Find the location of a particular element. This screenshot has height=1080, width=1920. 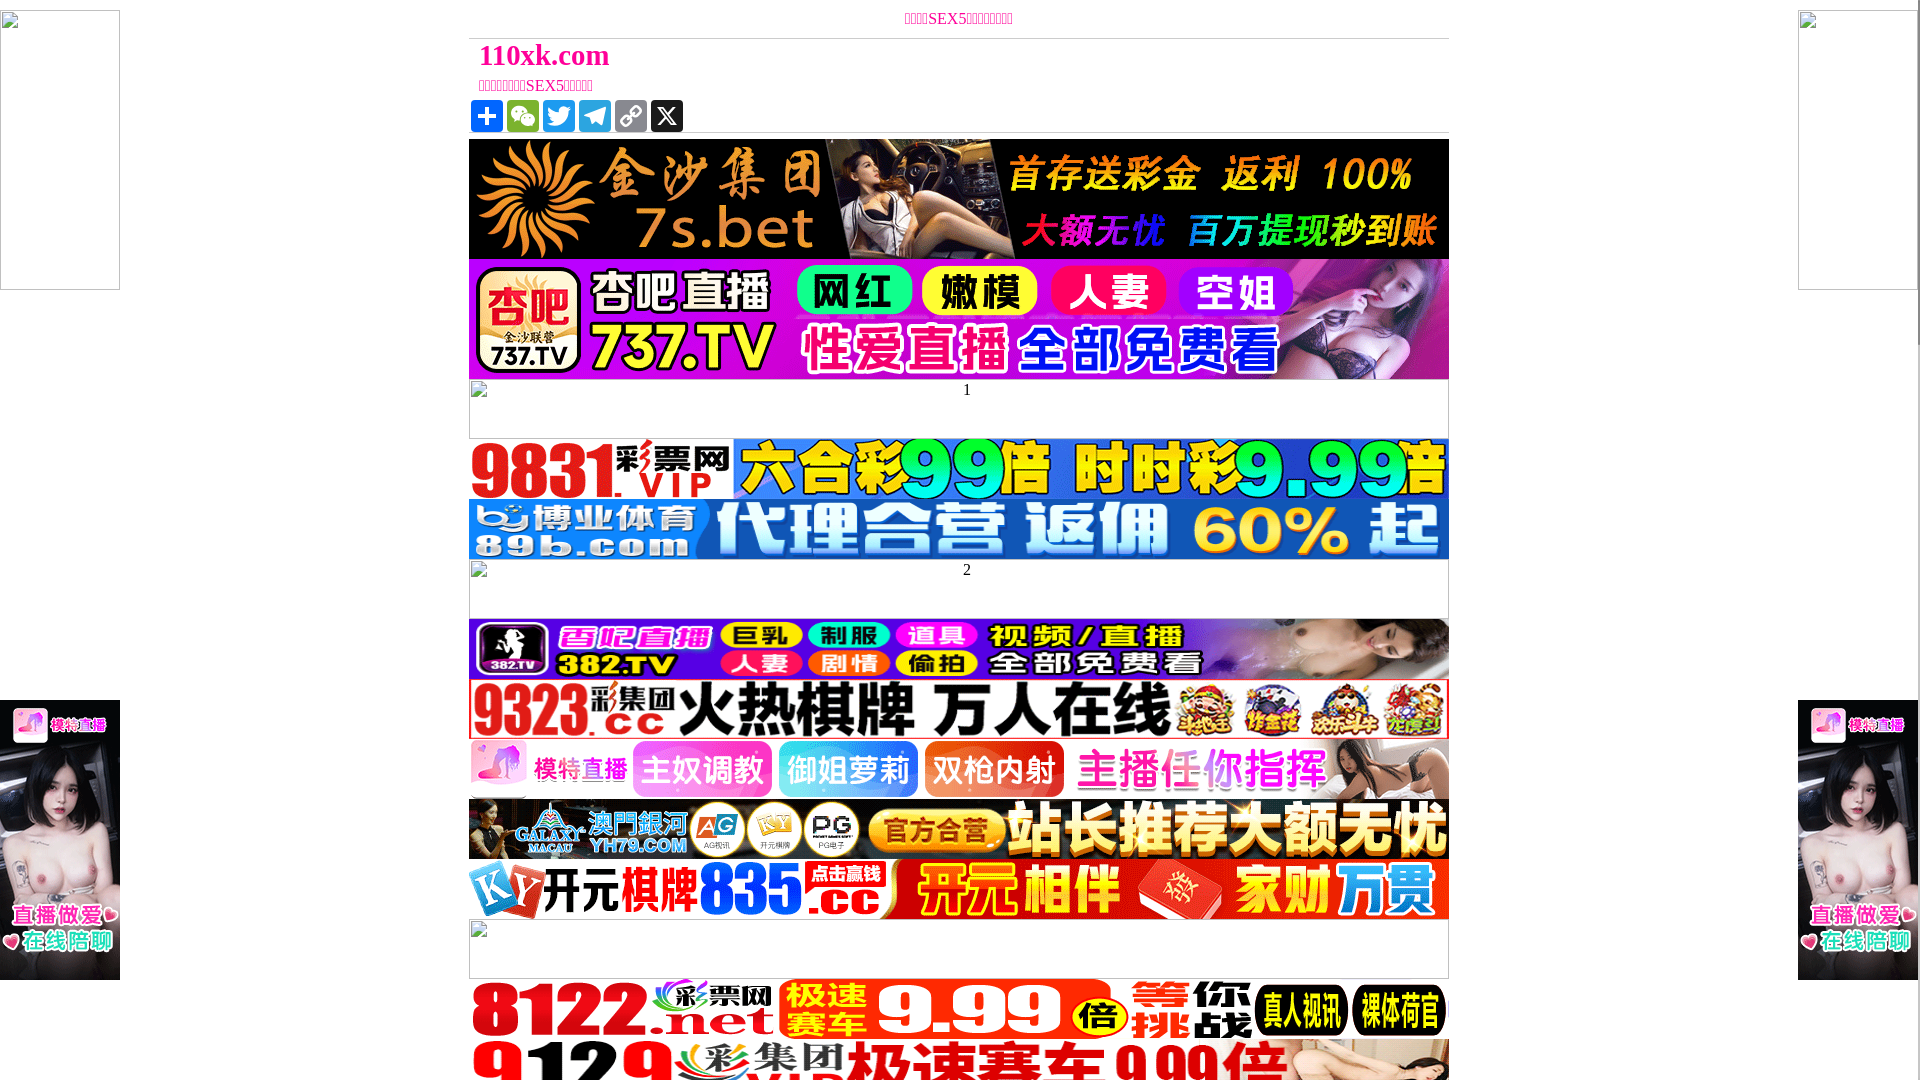

'Twitter' is located at coordinates (558, 115).